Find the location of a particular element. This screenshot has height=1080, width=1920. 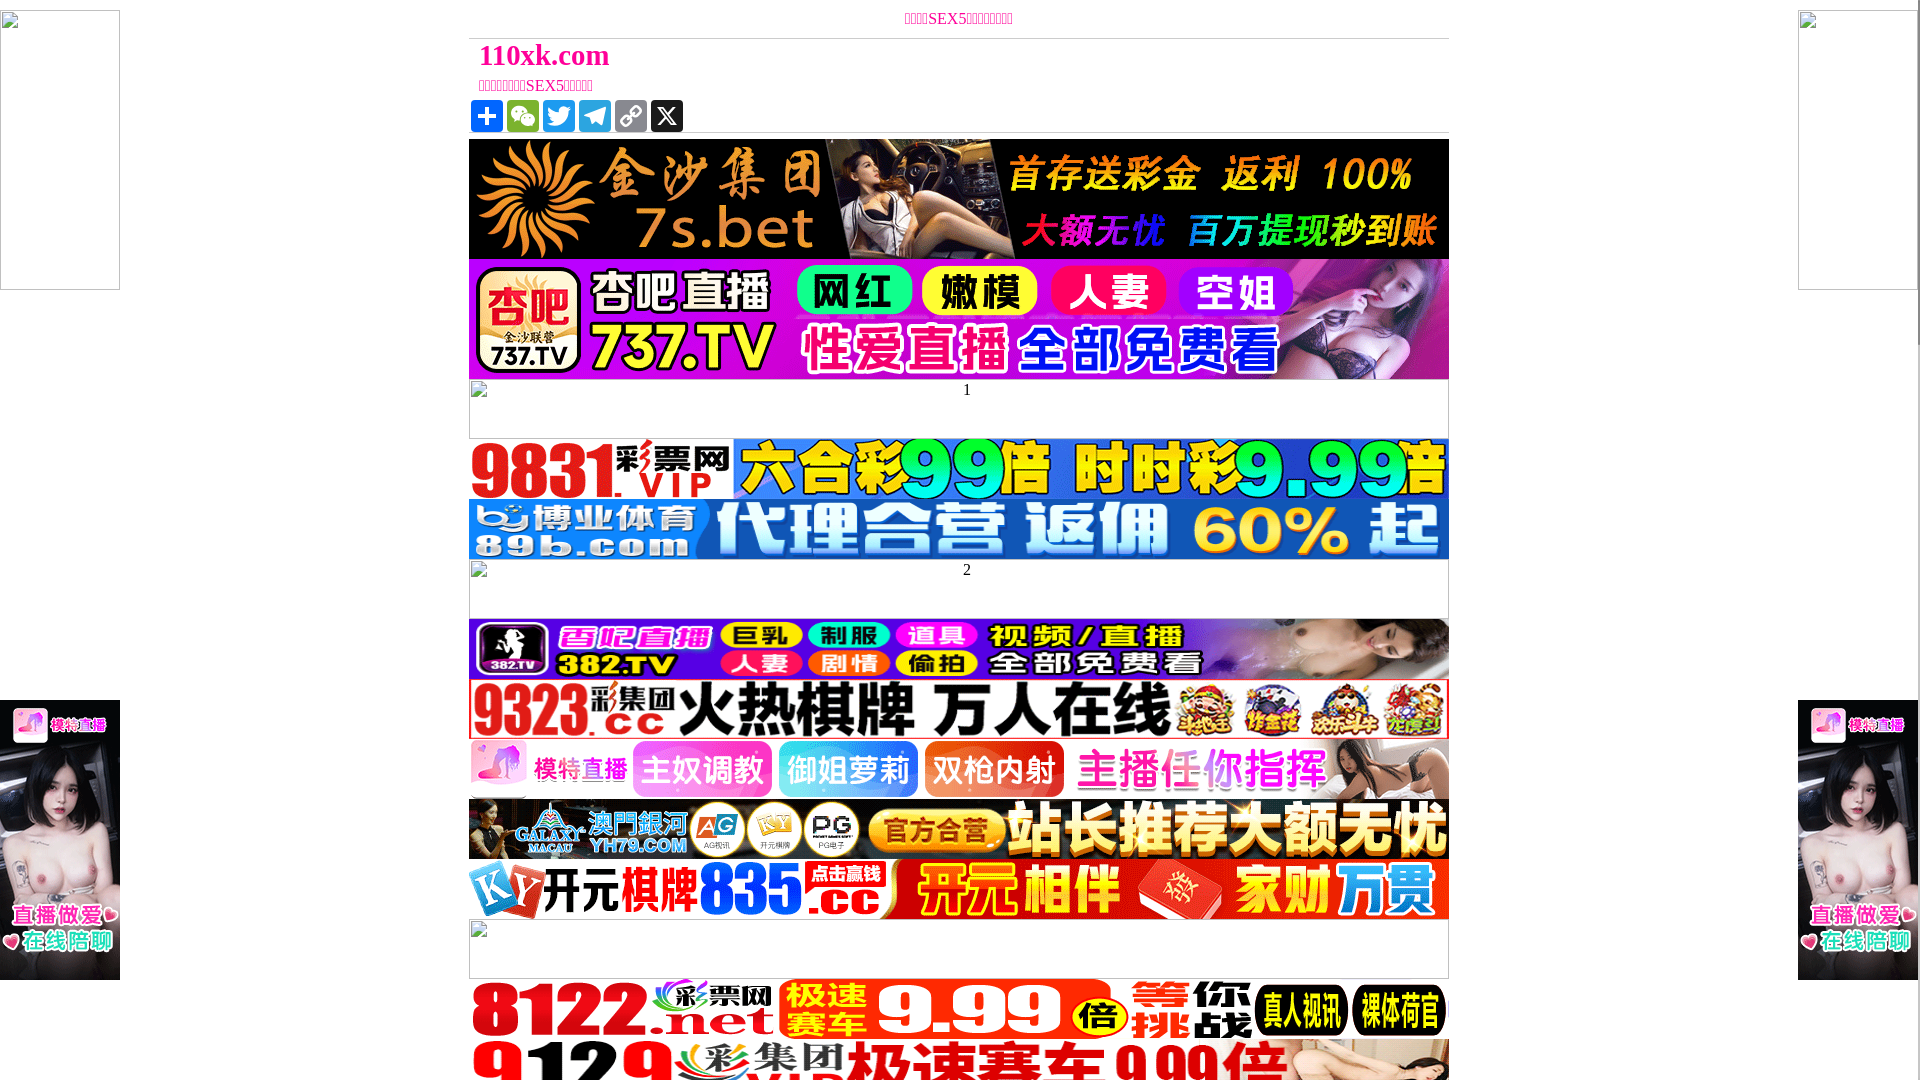

'Twitter' is located at coordinates (558, 115).